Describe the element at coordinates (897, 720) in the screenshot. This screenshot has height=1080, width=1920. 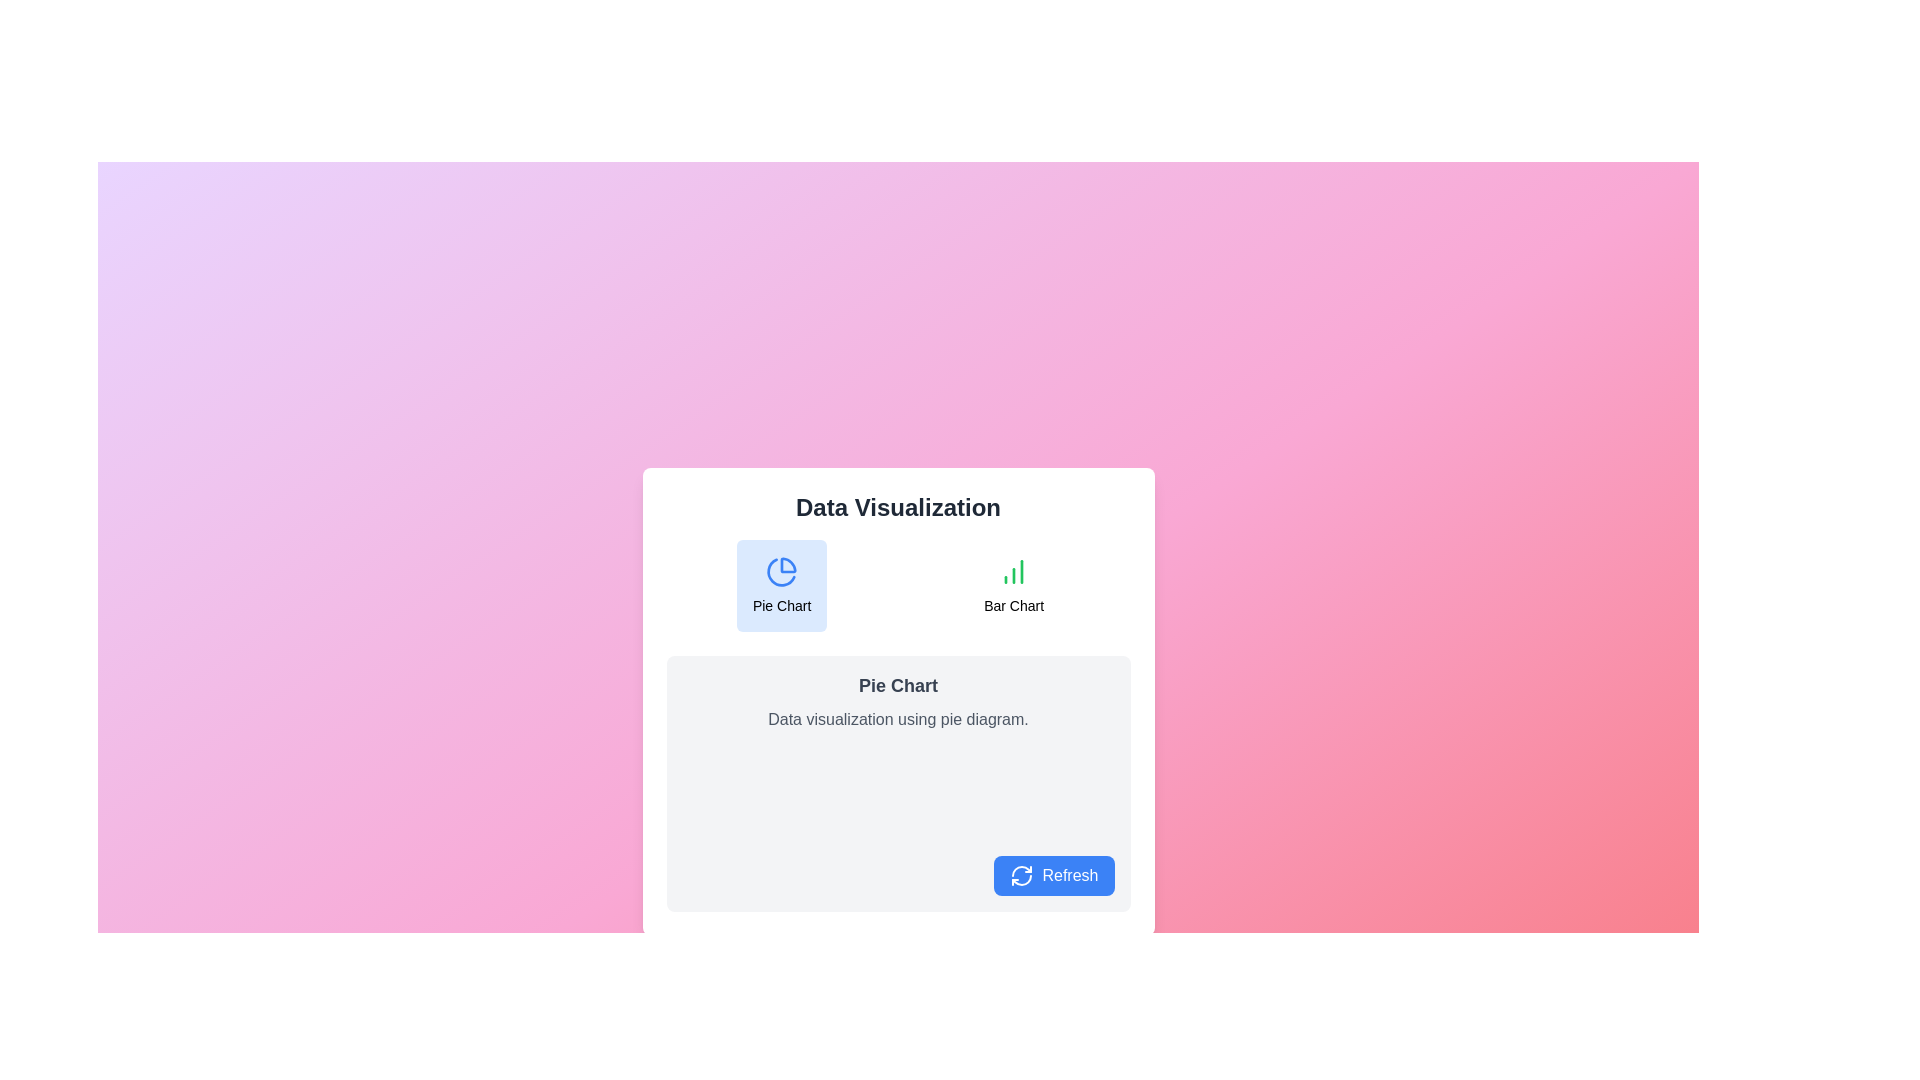
I see `the static text element that provides a description for the 'Pie Chart' feature, which is located beneath the heading 'Pie Chart' and above the 'Refresh' button` at that location.